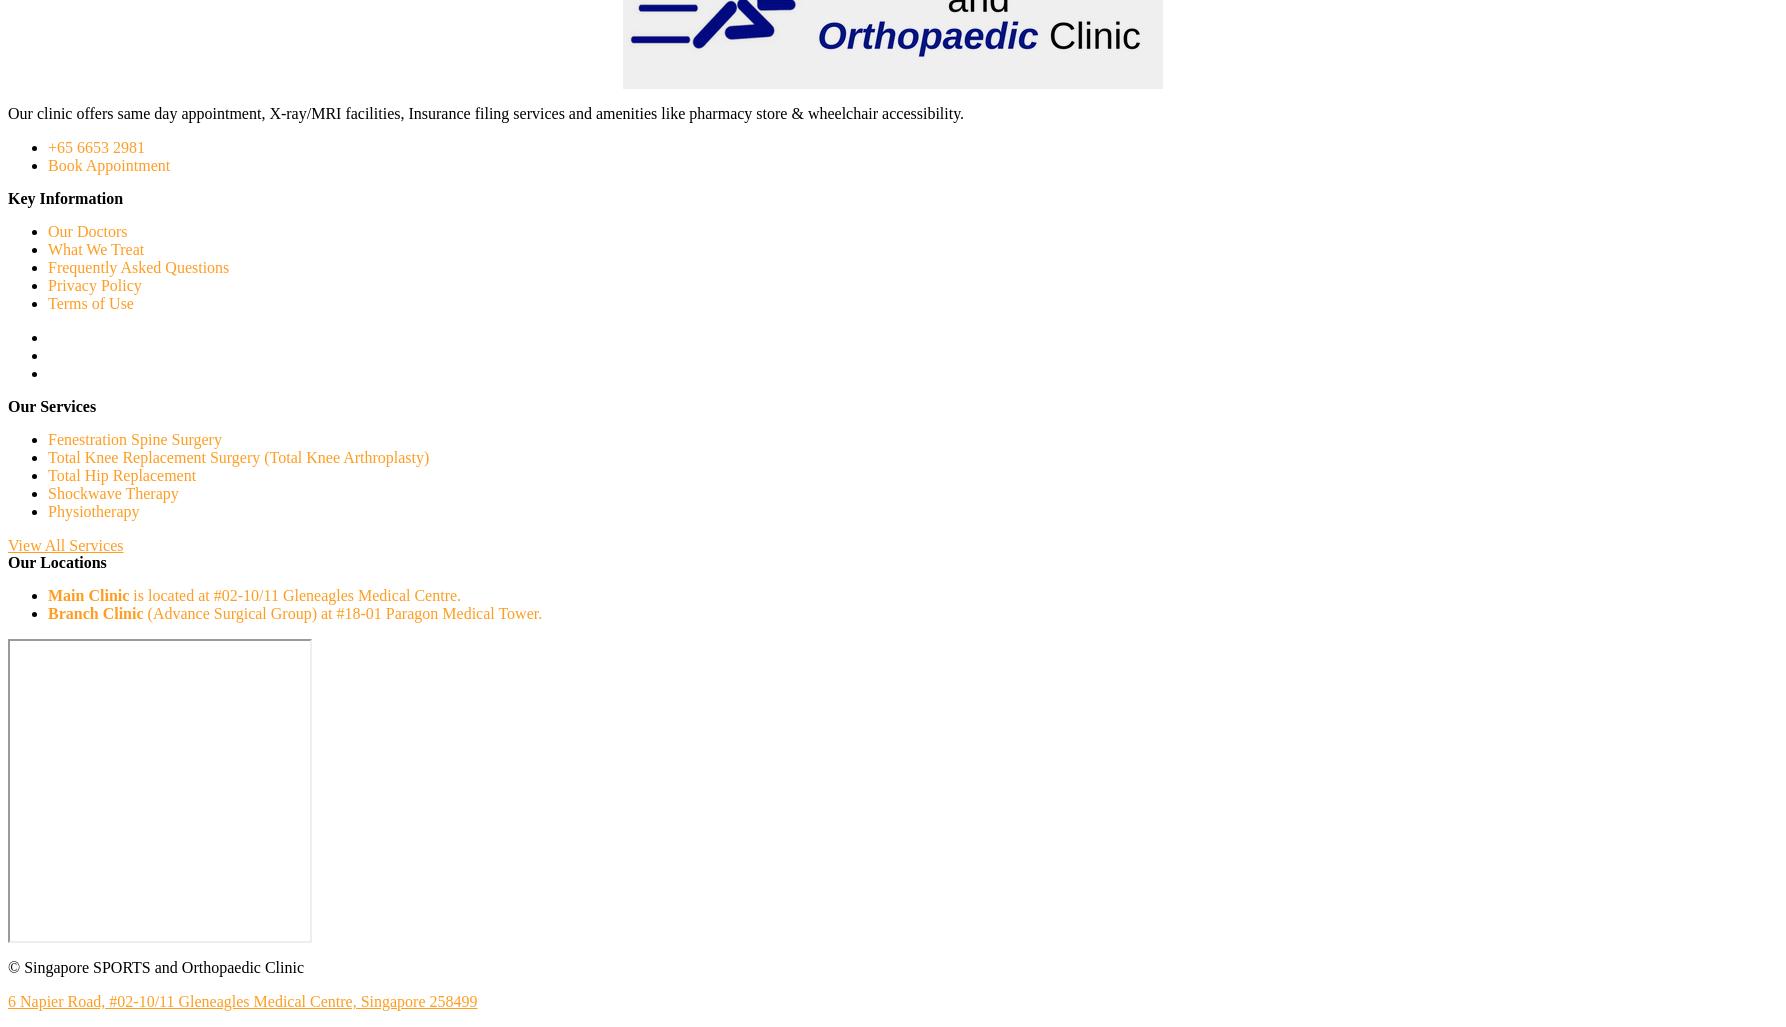 This screenshot has height=1027, width=1786. I want to click on 'Total Knee Replacement Surgery (Total Knee Arthroplasty)', so click(237, 457).